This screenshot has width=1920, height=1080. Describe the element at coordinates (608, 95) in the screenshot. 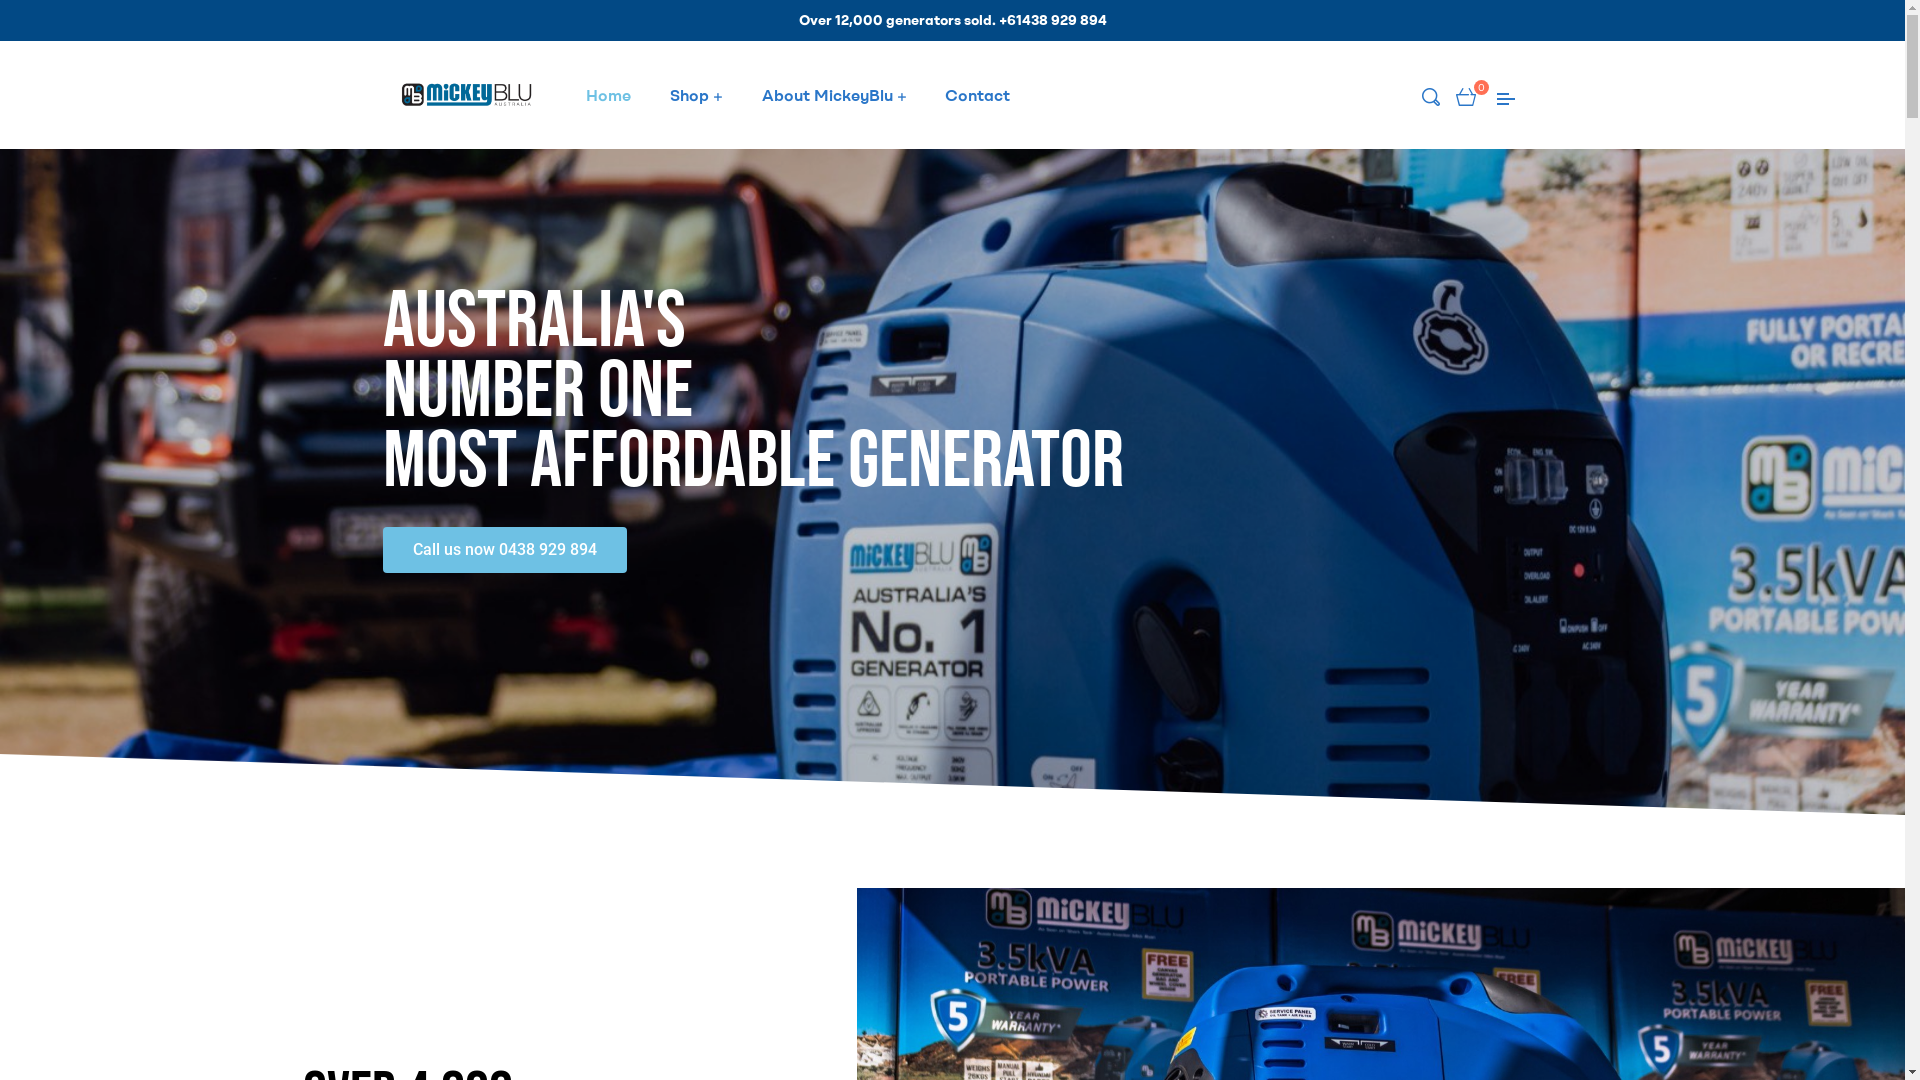

I see `'Home'` at that location.